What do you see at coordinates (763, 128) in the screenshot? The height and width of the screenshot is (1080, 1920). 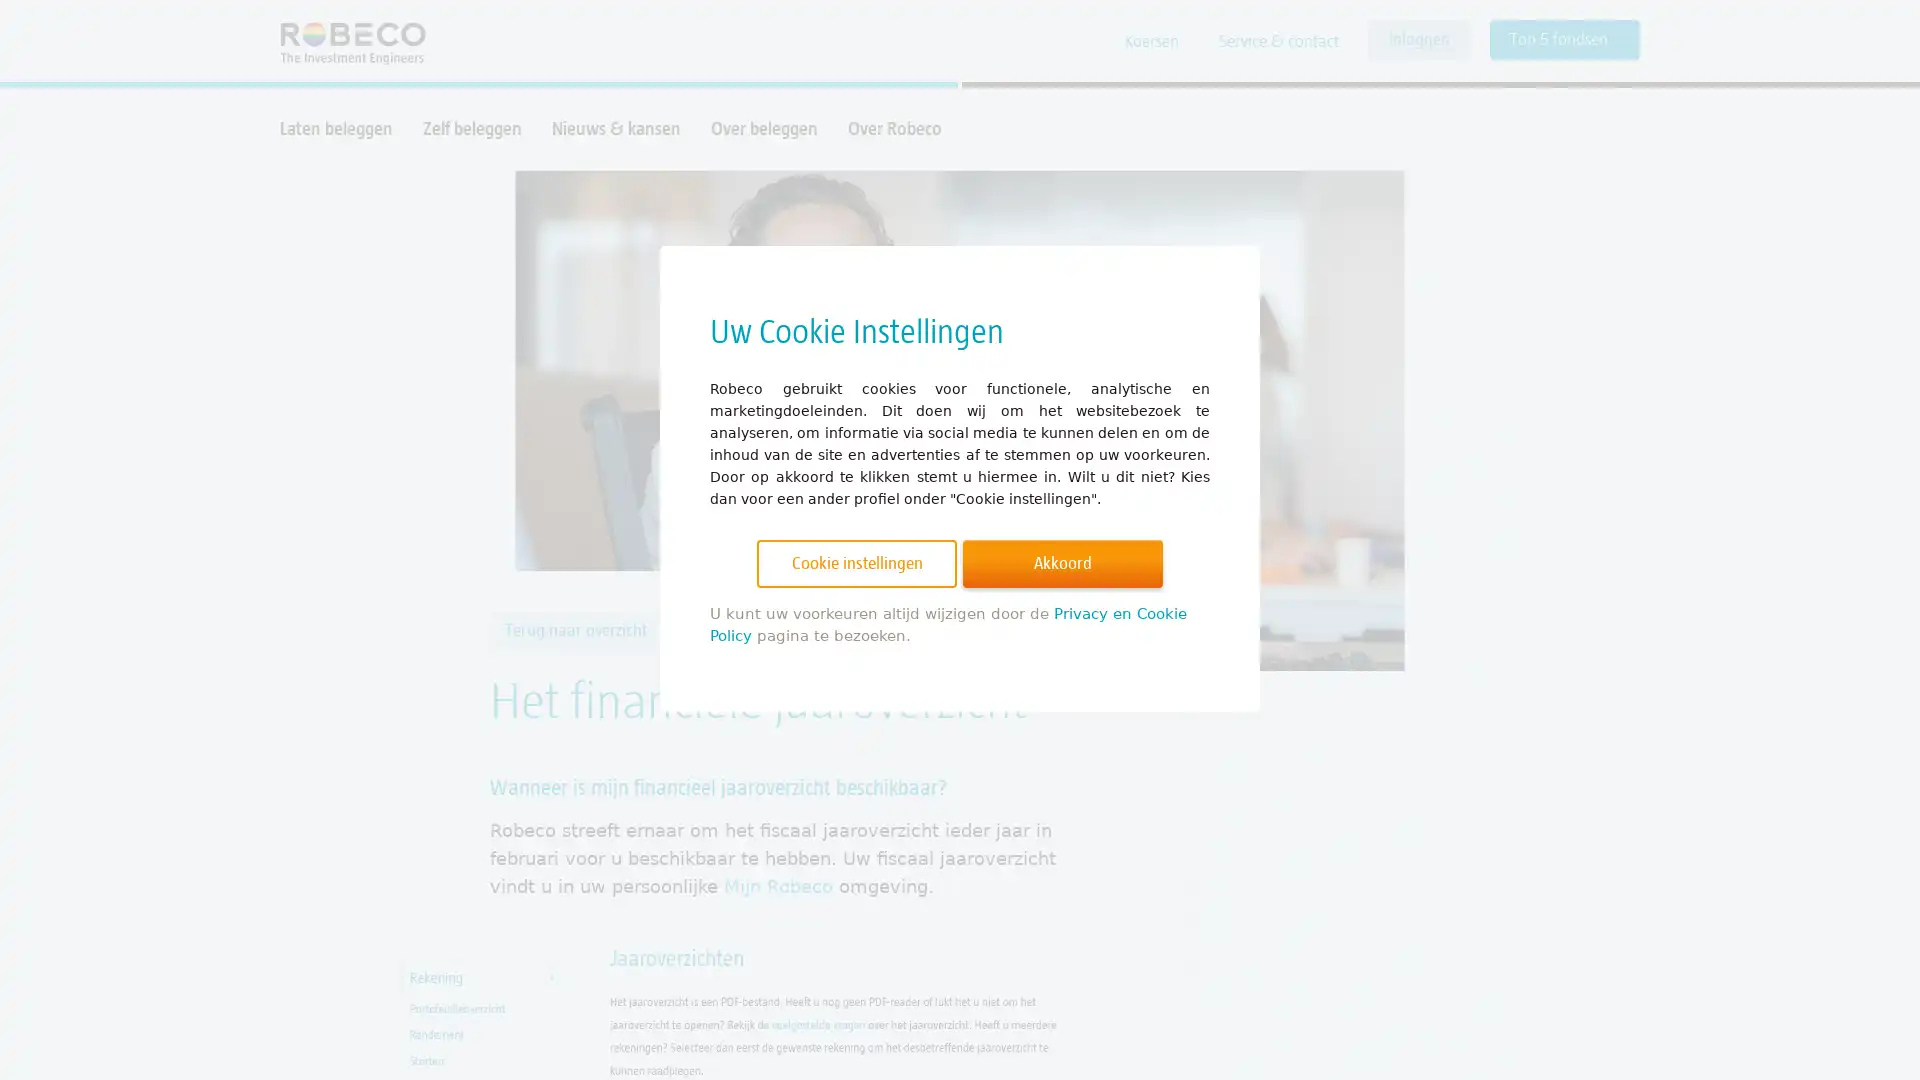 I see `Over beleggen` at bounding box center [763, 128].